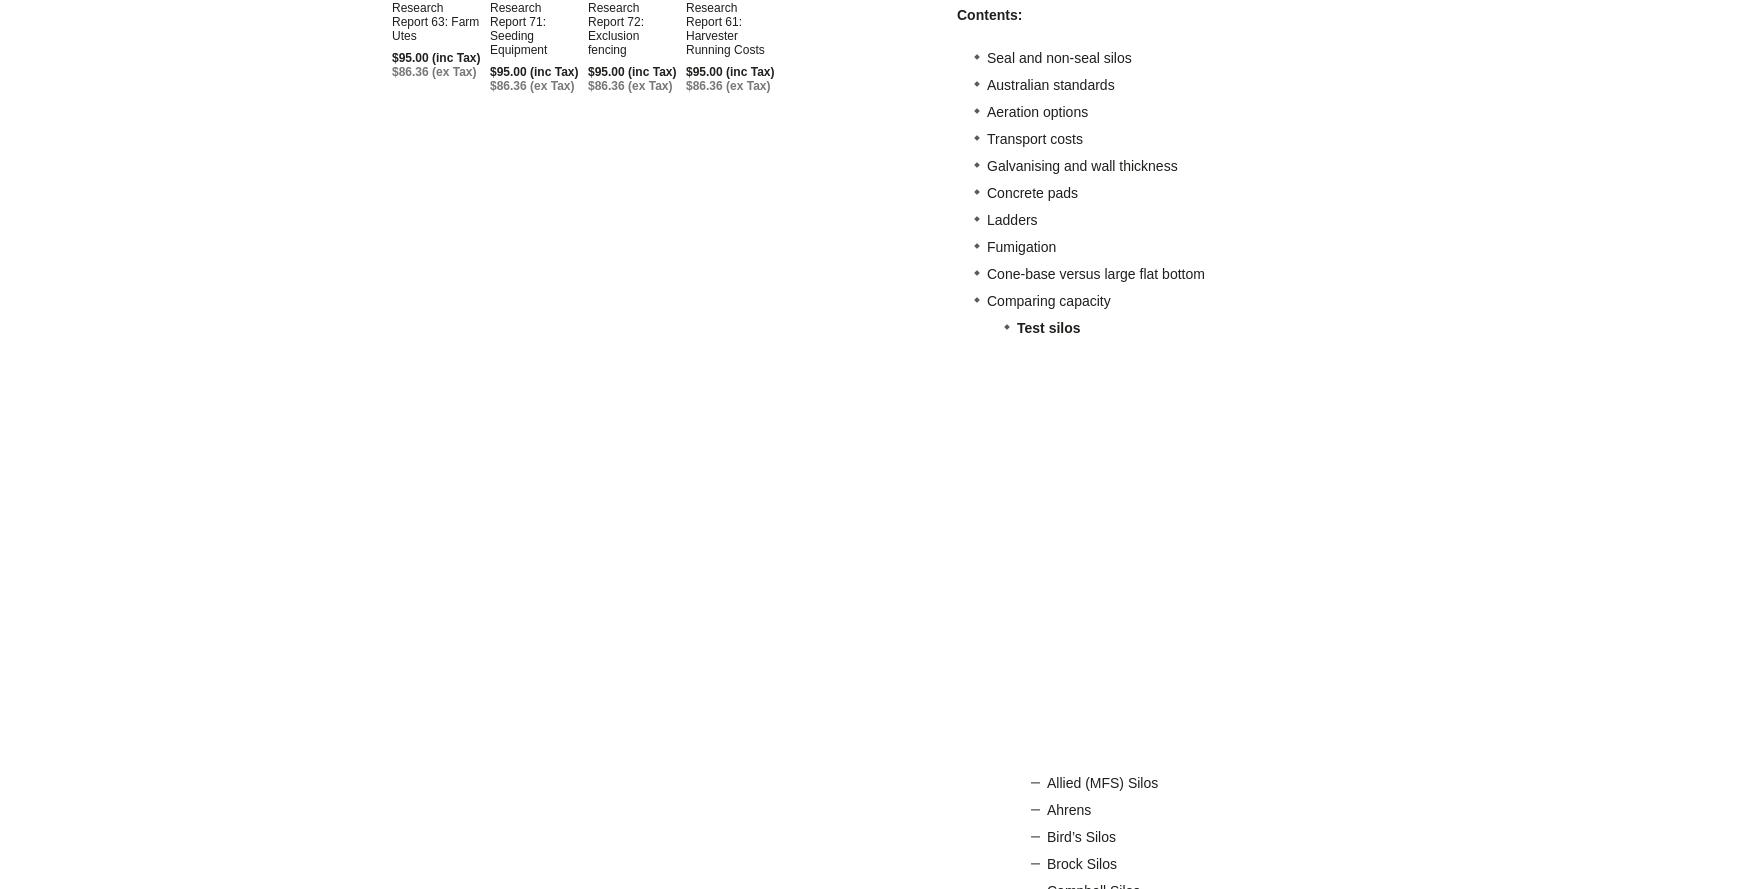 The width and height of the screenshot is (1764, 889). What do you see at coordinates (986, 111) in the screenshot?
I see `'Aeration options'` at bounding box center [986, 111].